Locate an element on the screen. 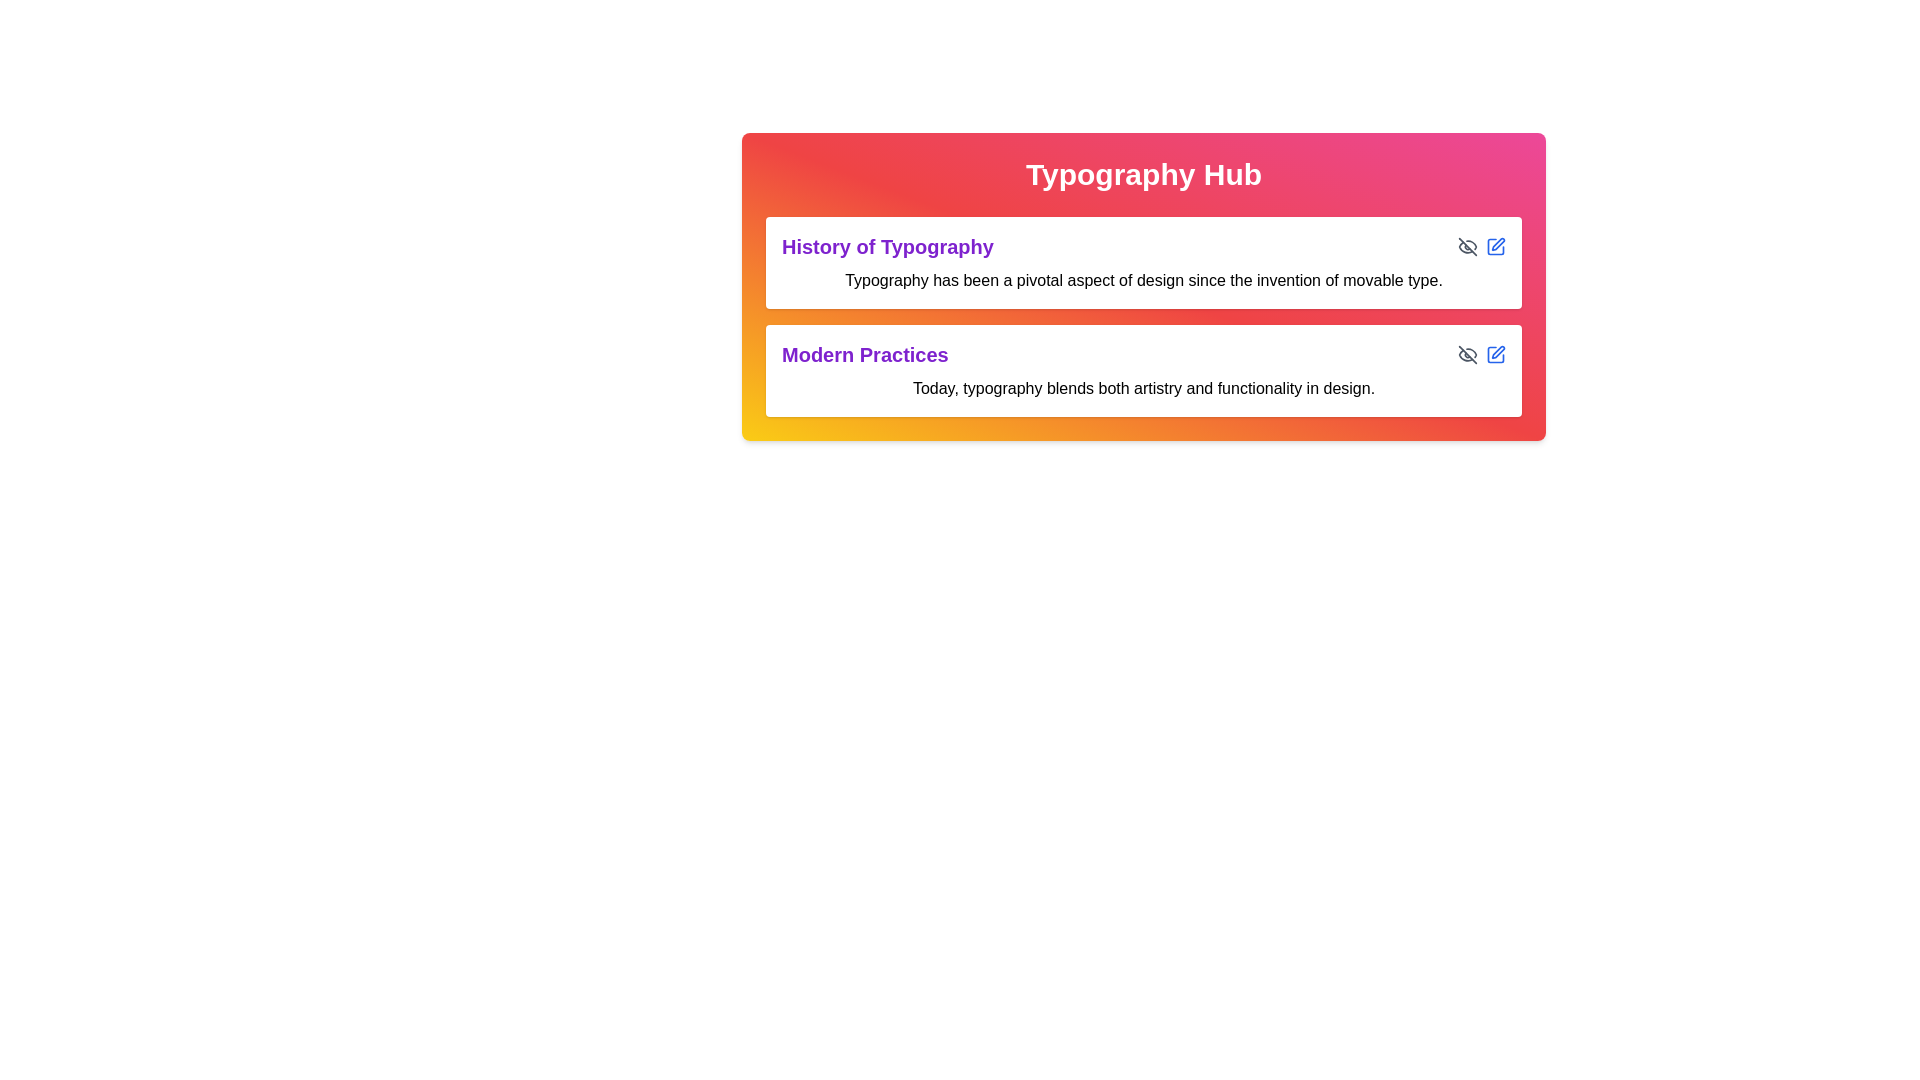 The height and width of the screenshot is (1080, 1920). the edit icon located in the second row next to 'Modern Practices' is located at coordinates (1498, 351).